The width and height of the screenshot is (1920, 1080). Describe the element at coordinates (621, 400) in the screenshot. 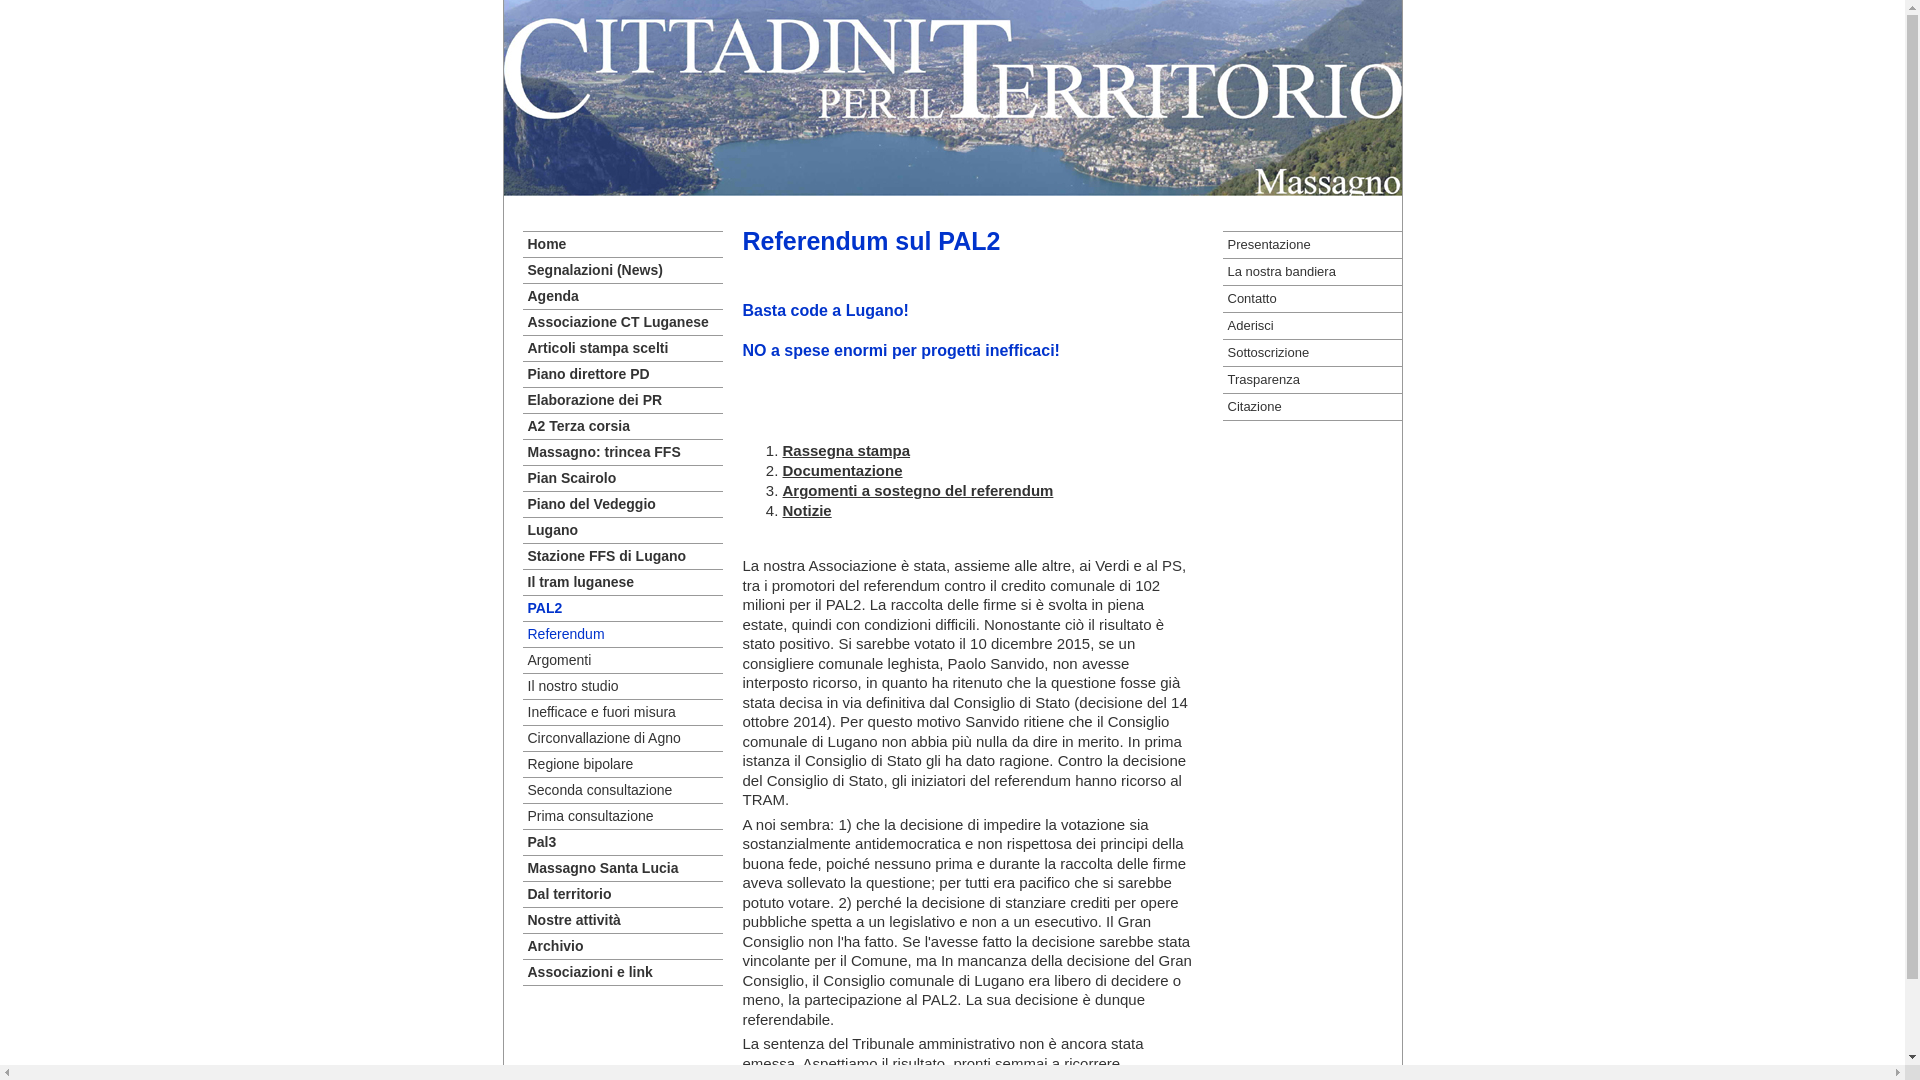

I see `'Elaborazione dei PR'` at that location.